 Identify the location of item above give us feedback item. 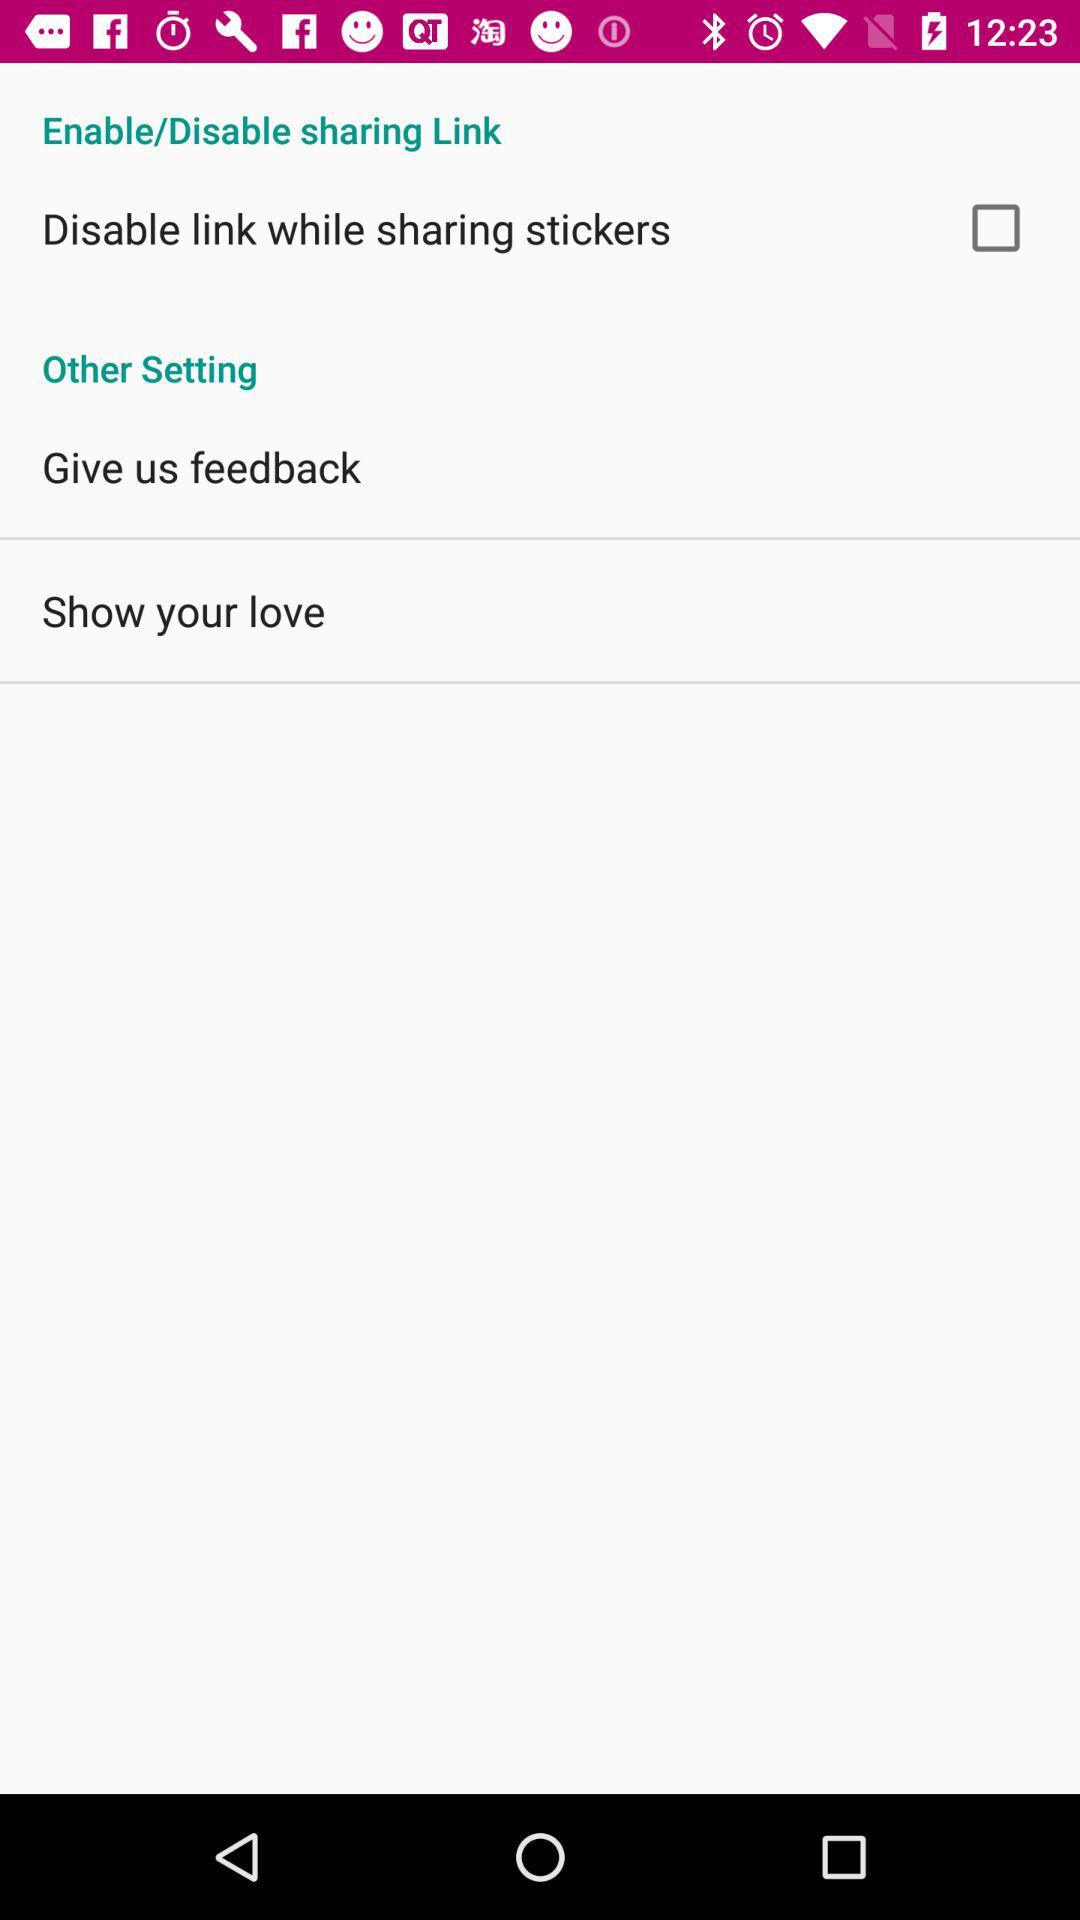
(540, 347).